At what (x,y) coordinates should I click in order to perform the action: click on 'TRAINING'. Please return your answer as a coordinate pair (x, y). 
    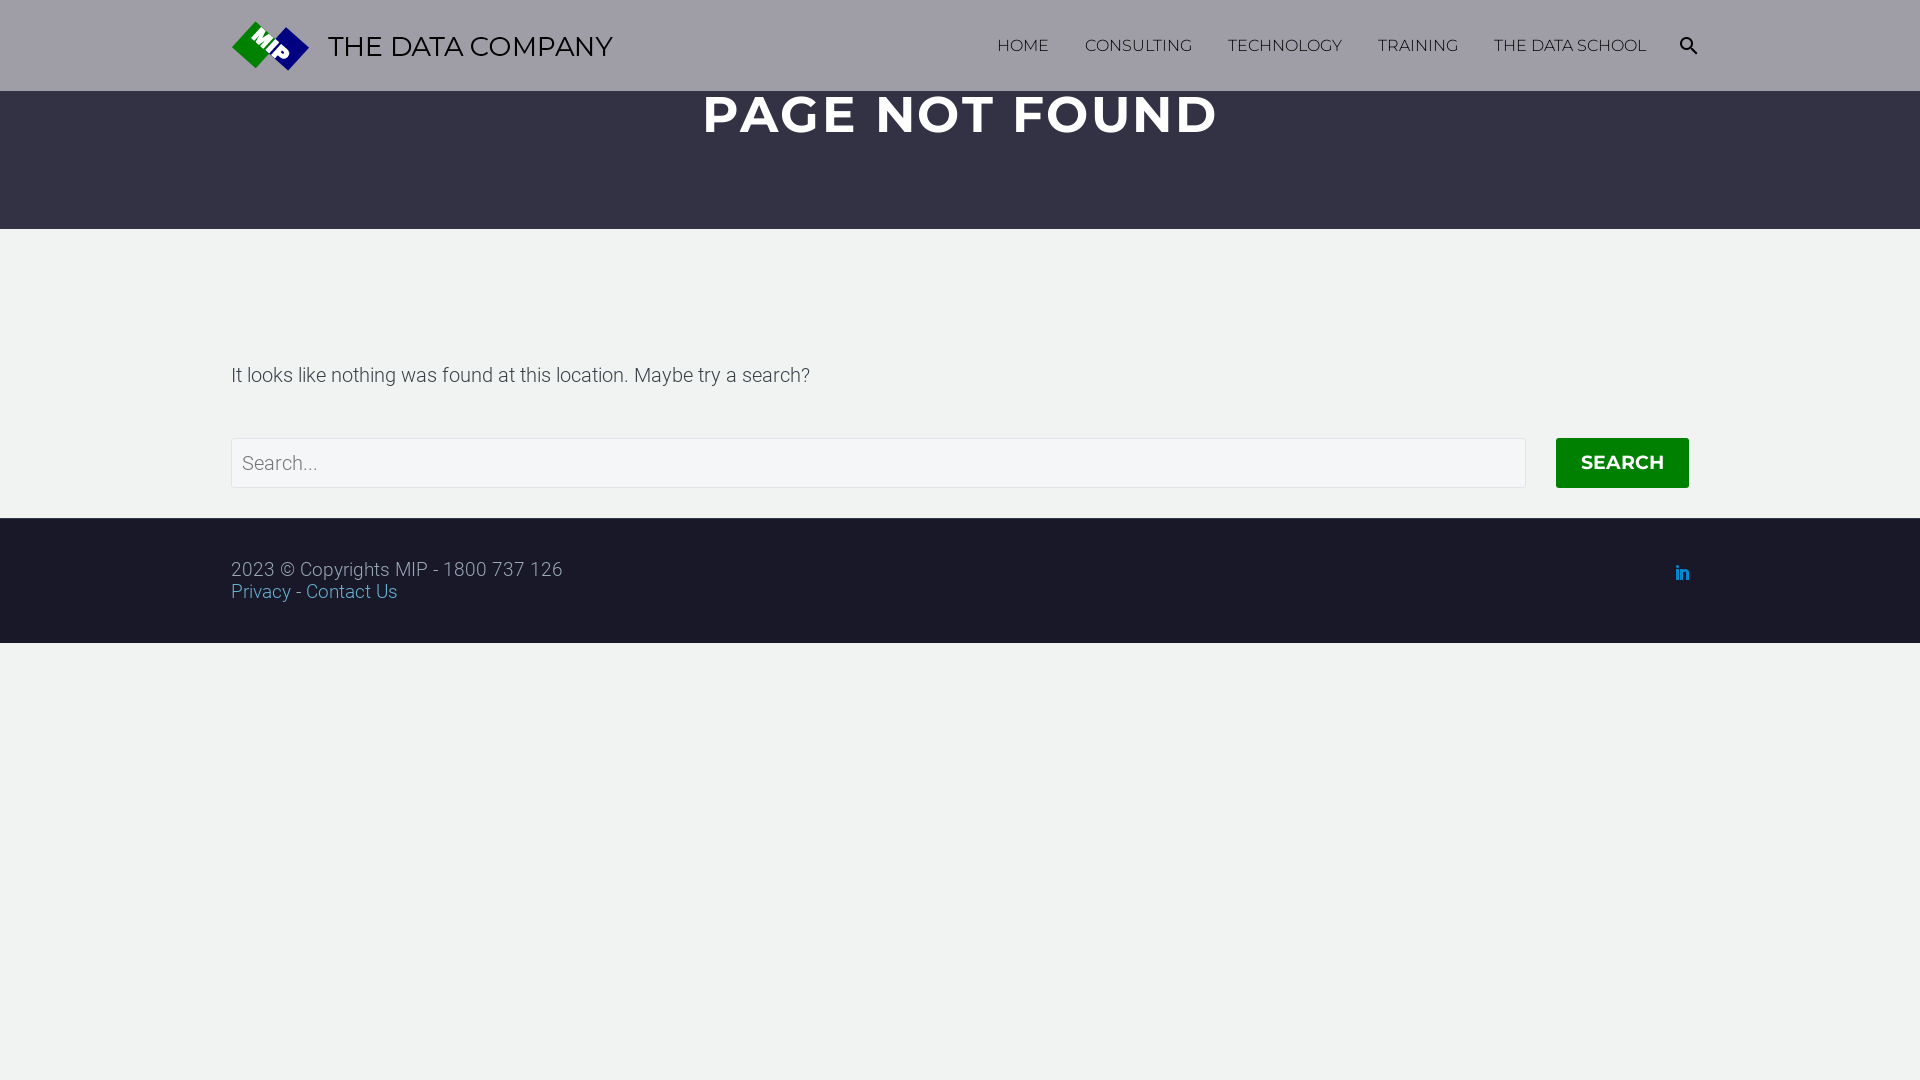
    Looking at the image, I should click on (1416, 45).